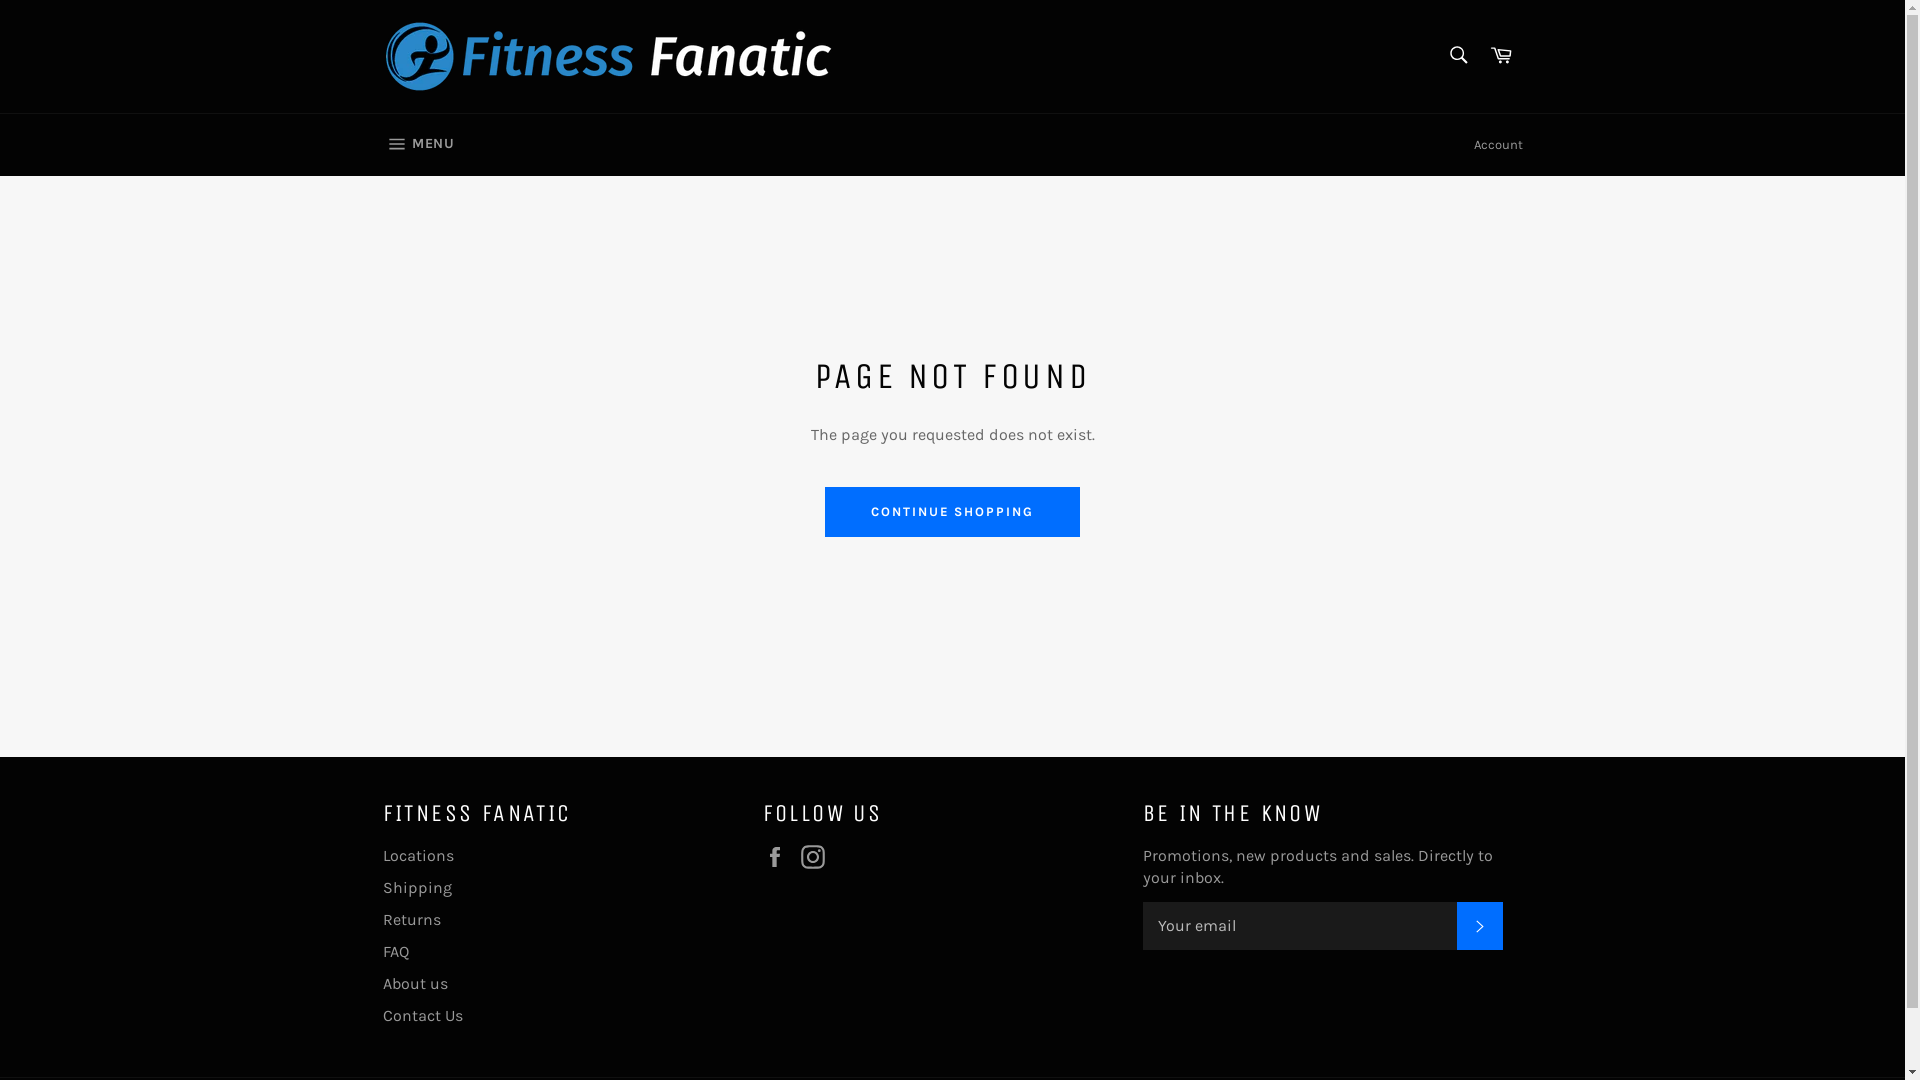 Image resolution: width=1920 pixels, height=1080 pixels. What do you see at coordinates (382, 855) in the screenshot?
I see `'Locations'` at bounding box center [382, 855].